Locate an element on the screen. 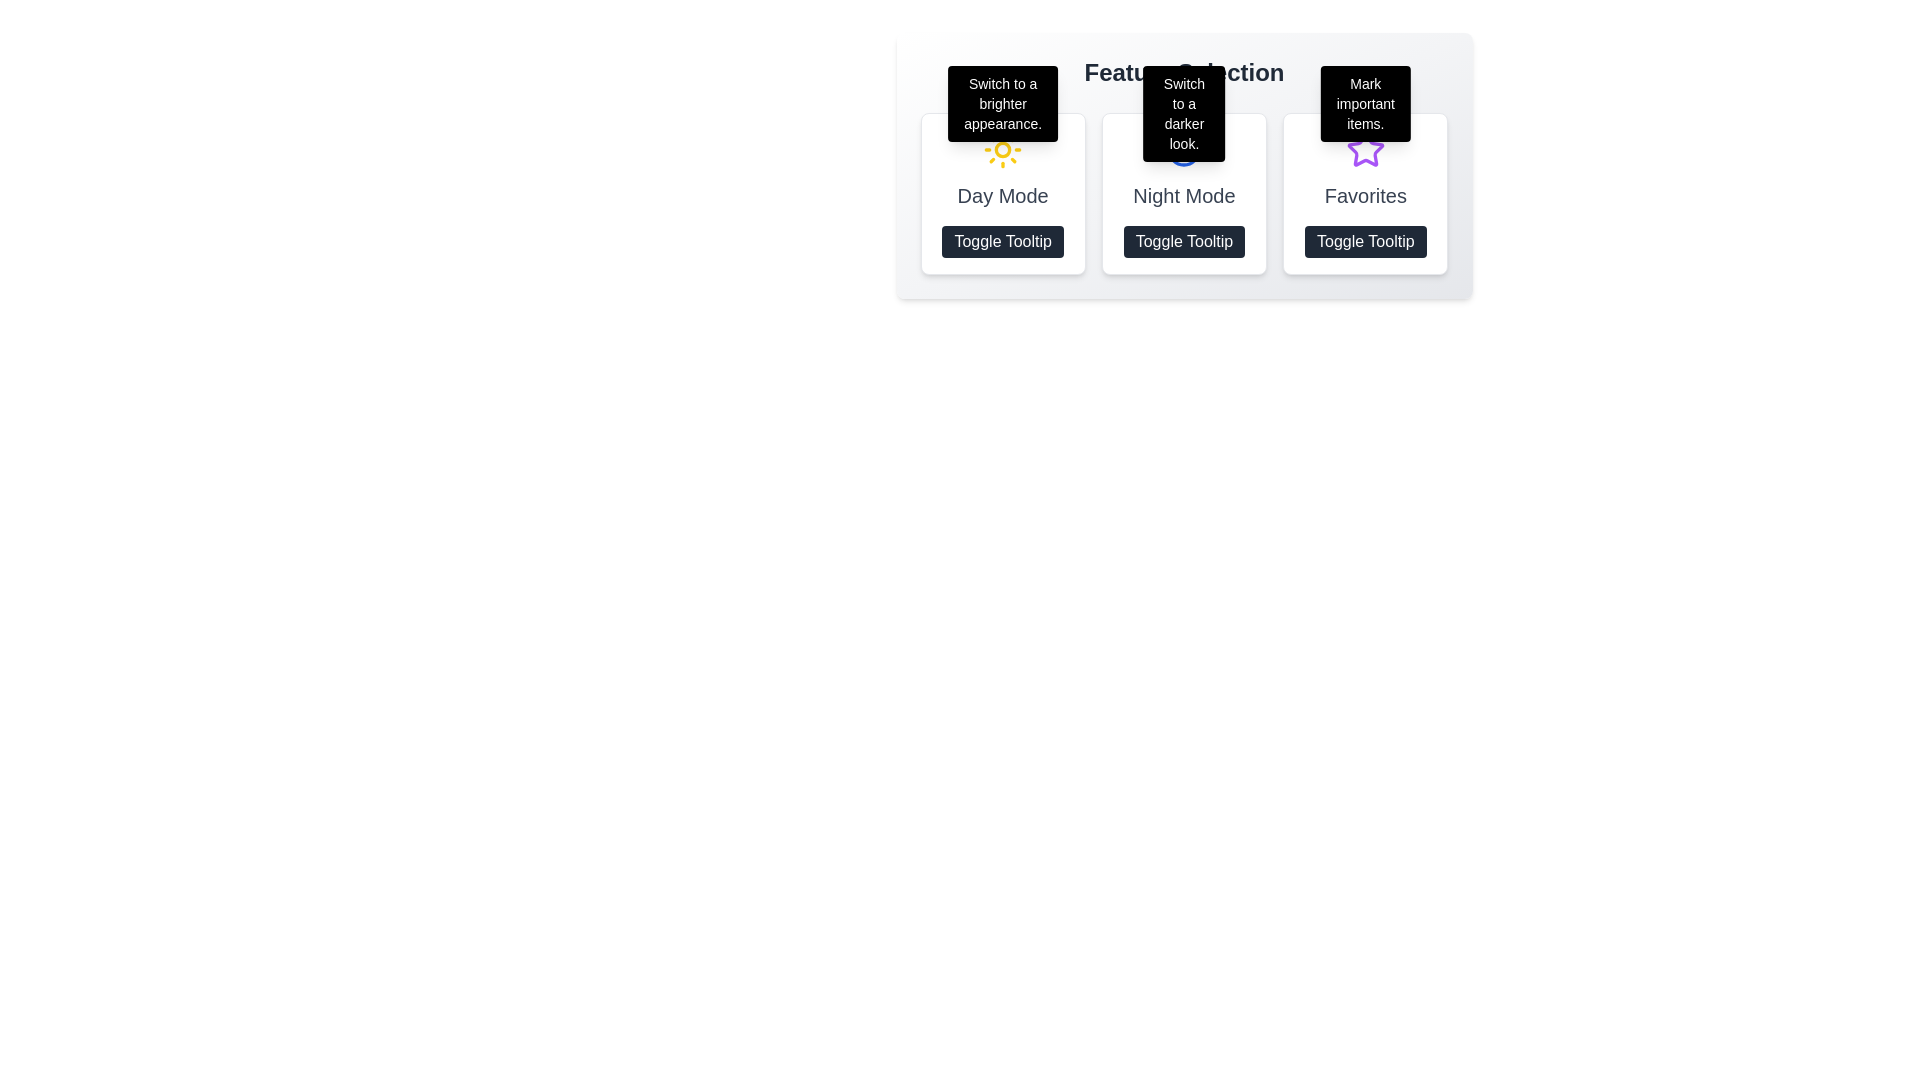  the purple star icon located at the top of the panel labeled 'Favorites', which is the third element in a row of three similar elements is located at coordinates (1364, 193).